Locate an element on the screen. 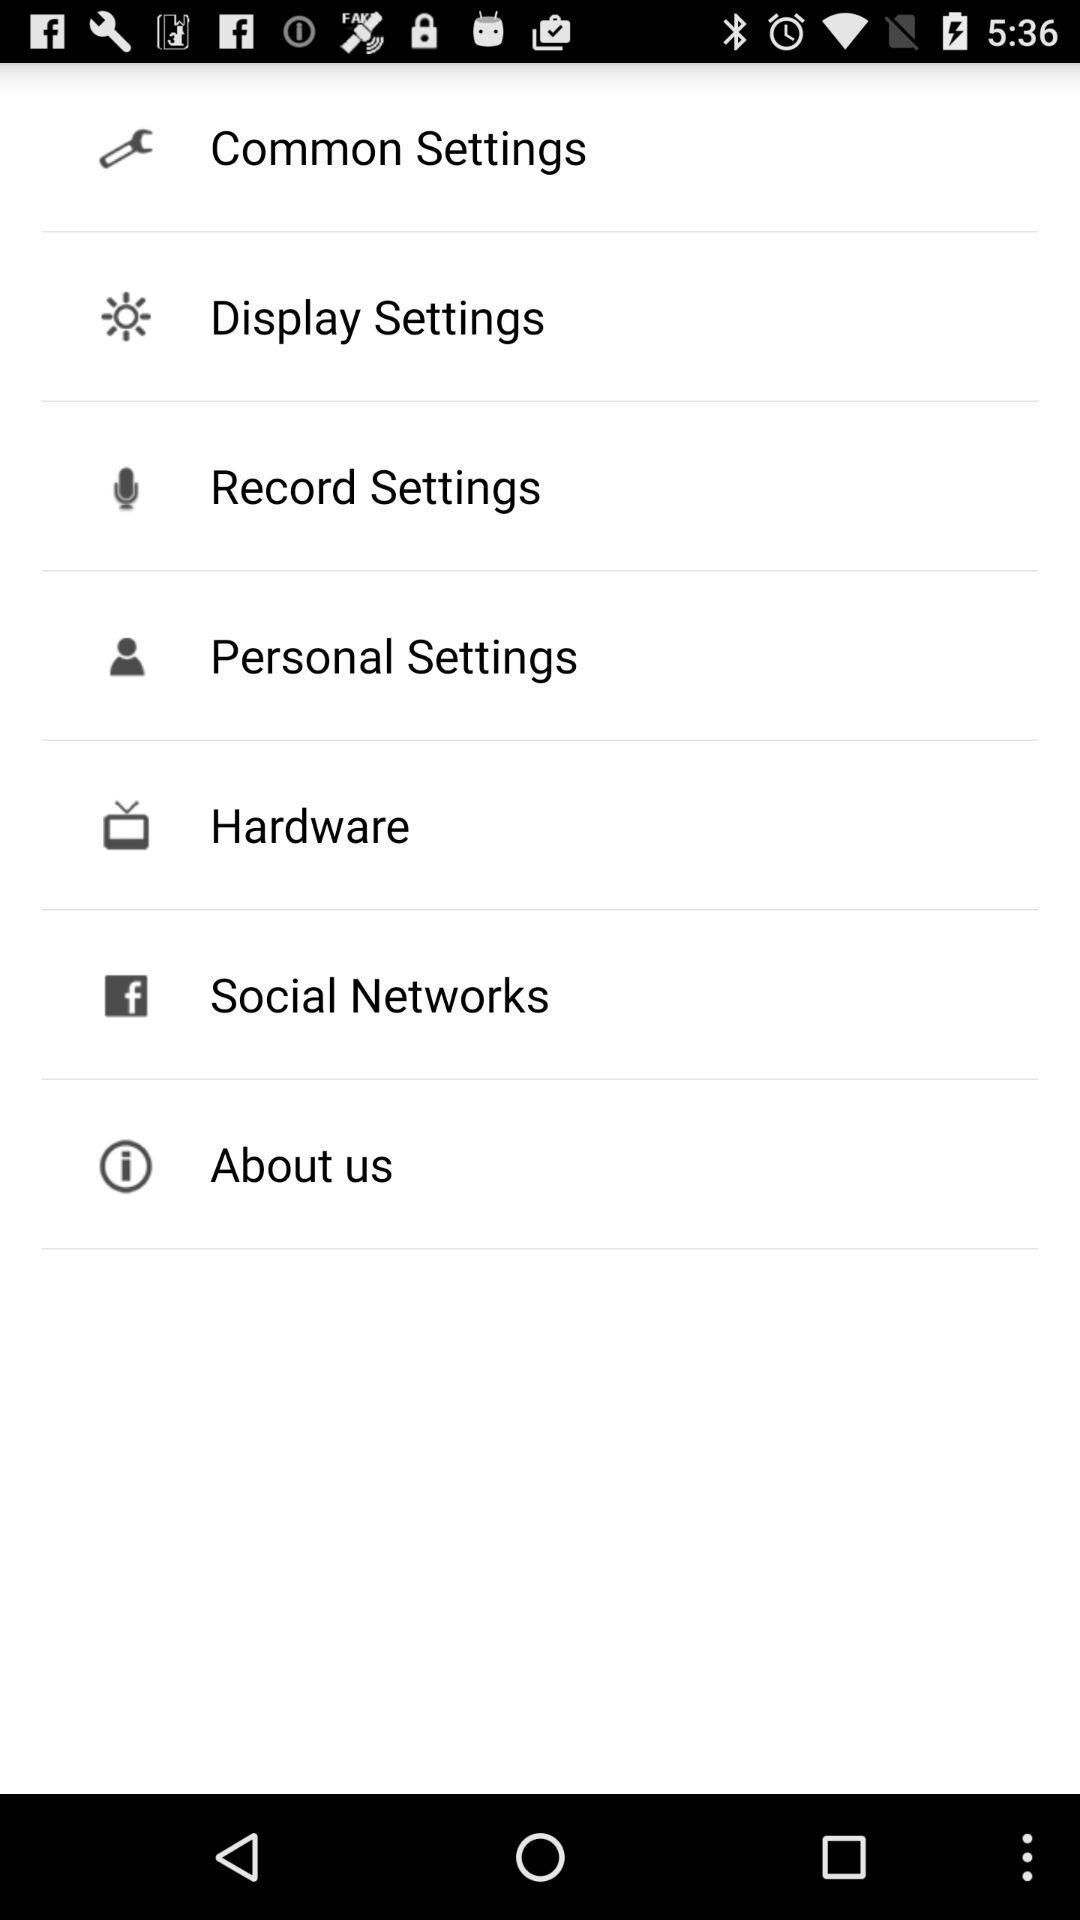 The height and width of the screenshot is (1920, 1080). the icon beside hardware is located at coordinates (126, 825).